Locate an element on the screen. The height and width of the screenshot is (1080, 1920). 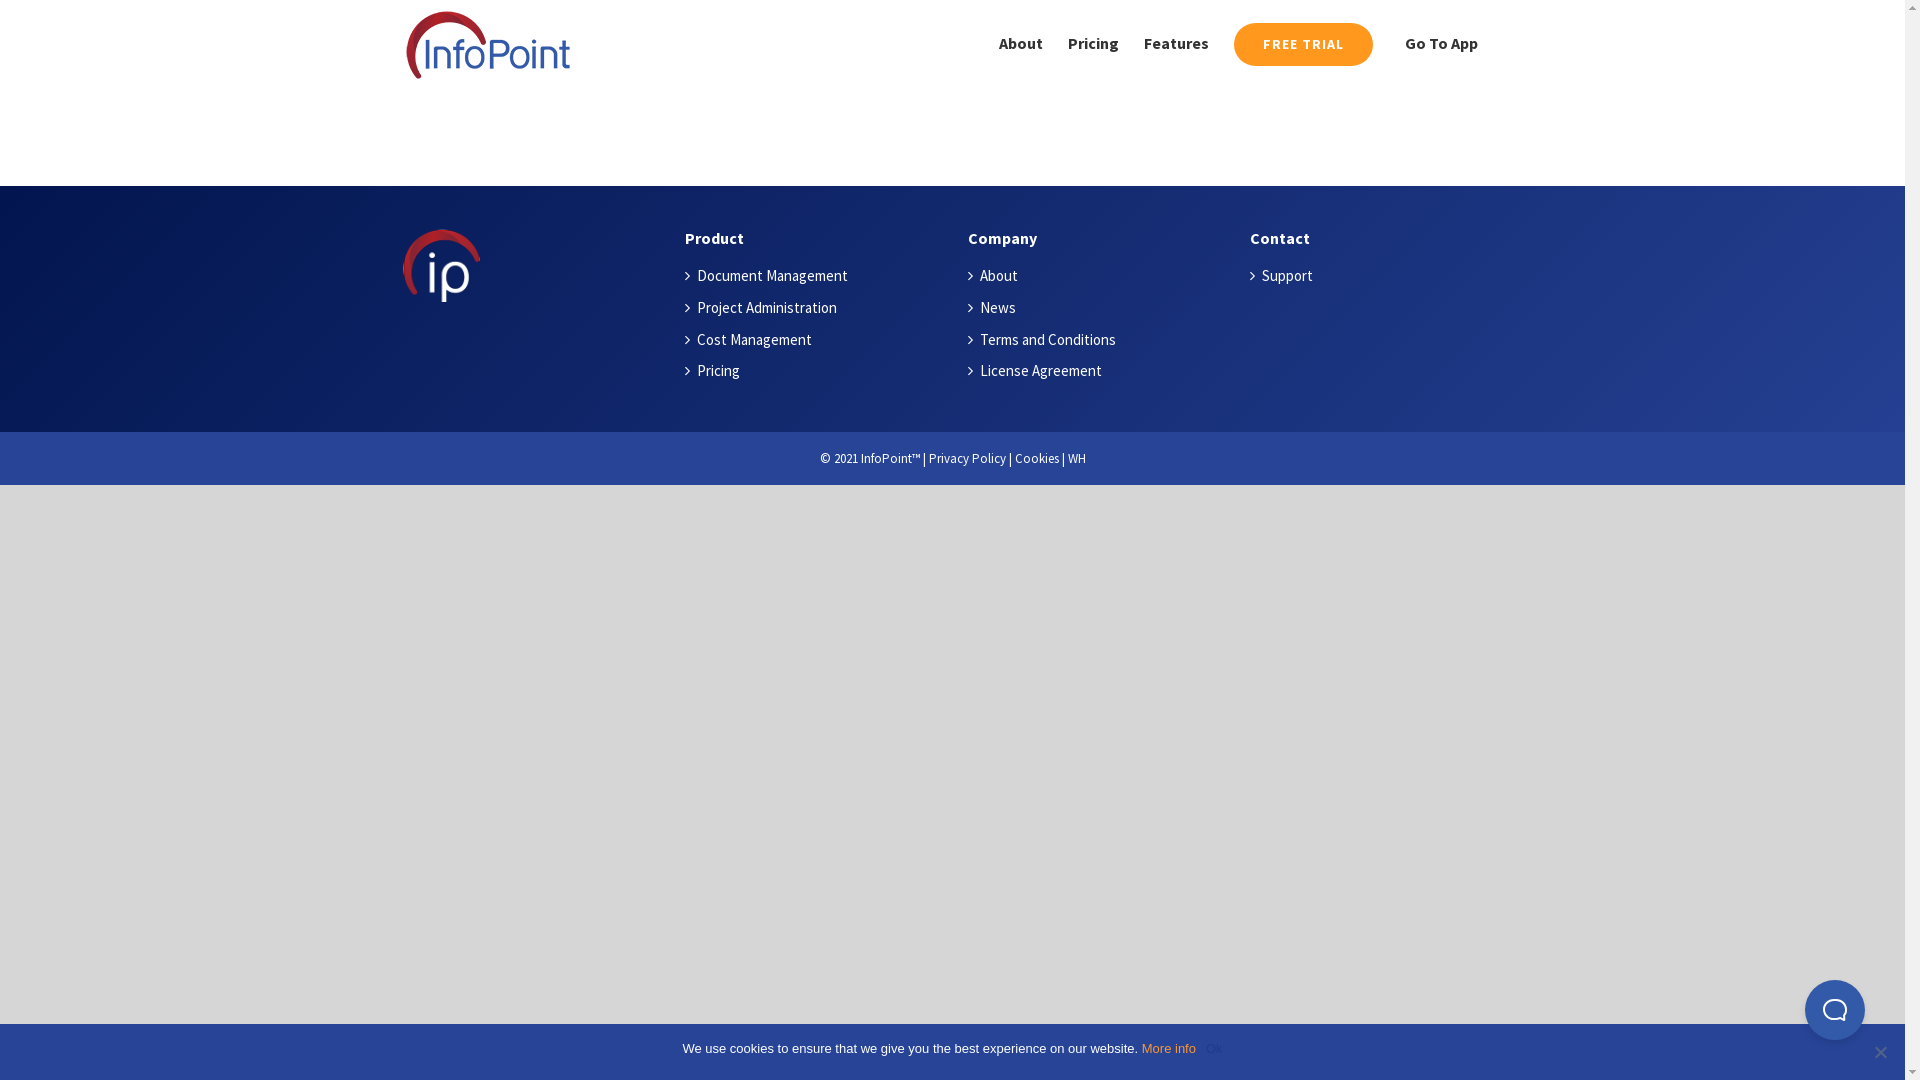
'Cost Management' is located at coordinates (817, 338).